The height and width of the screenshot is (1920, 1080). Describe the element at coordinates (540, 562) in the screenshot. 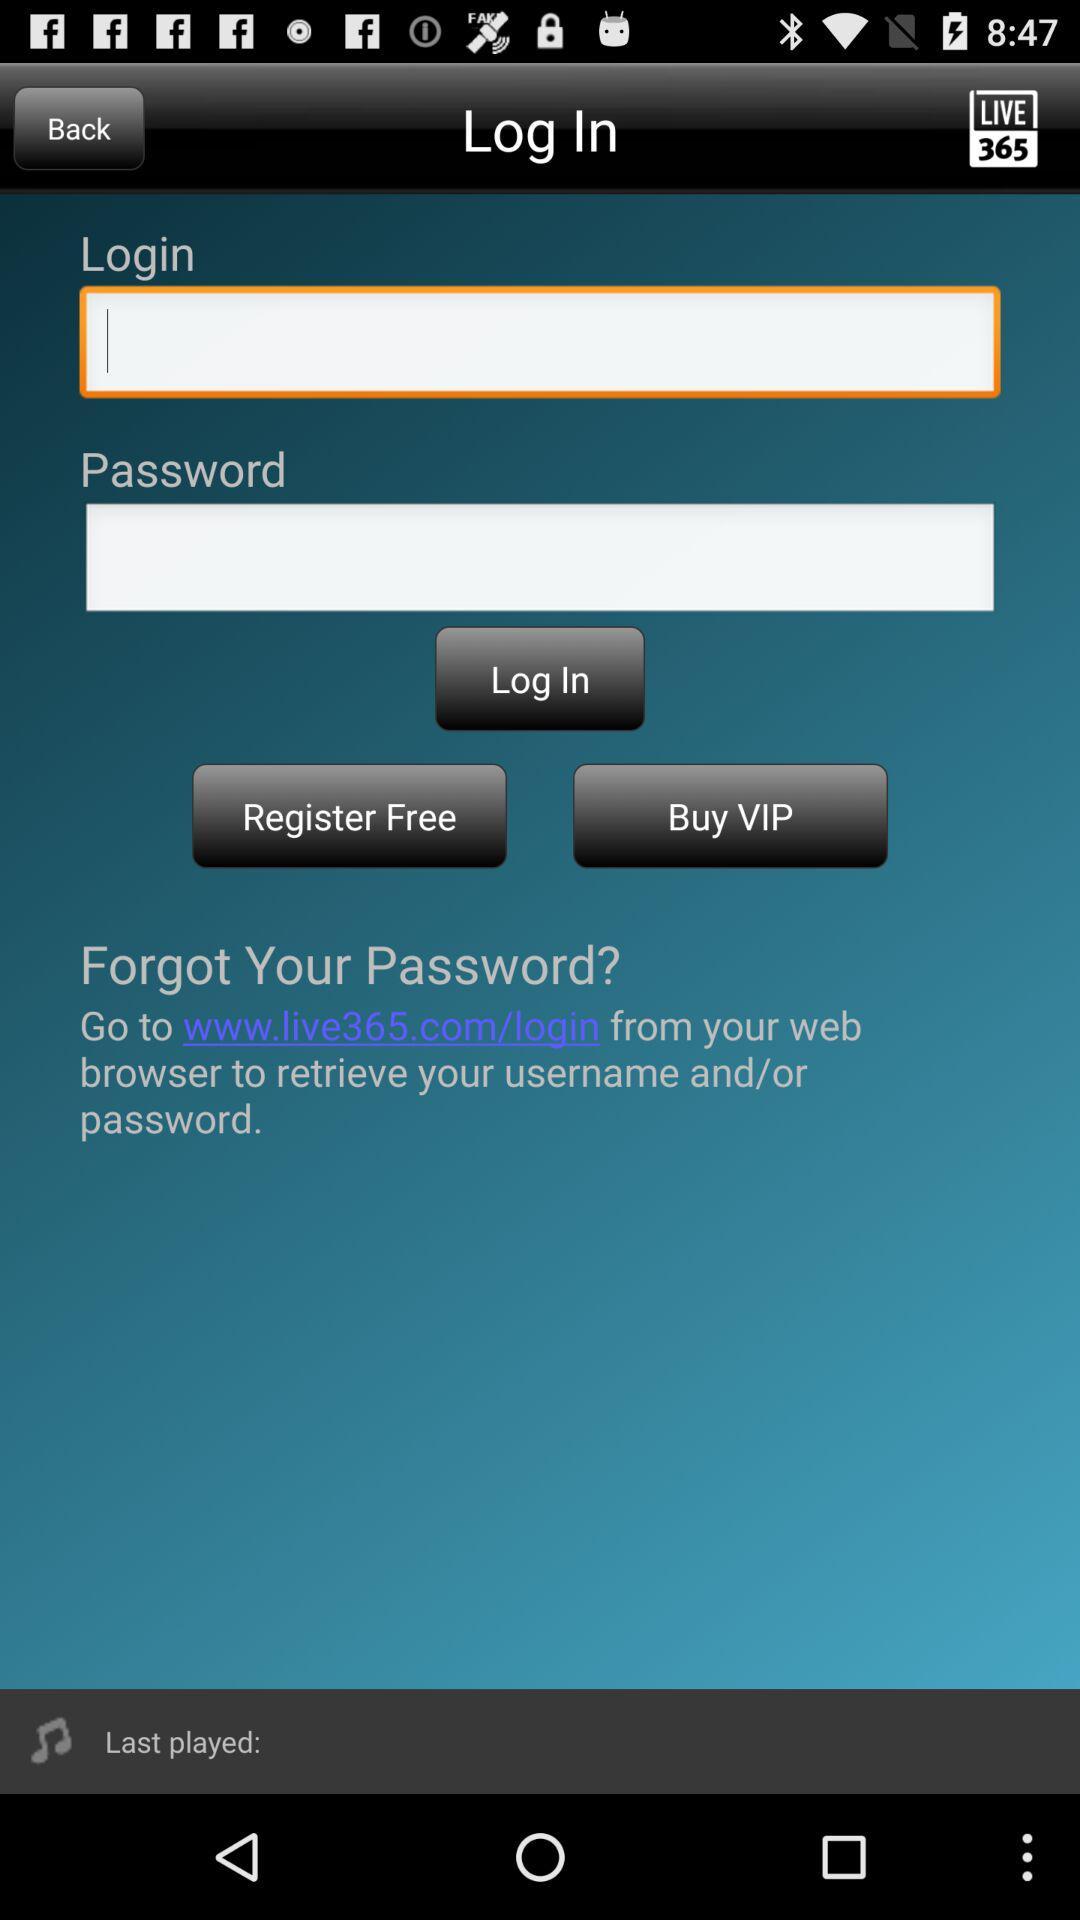

I see `your password` at that location.